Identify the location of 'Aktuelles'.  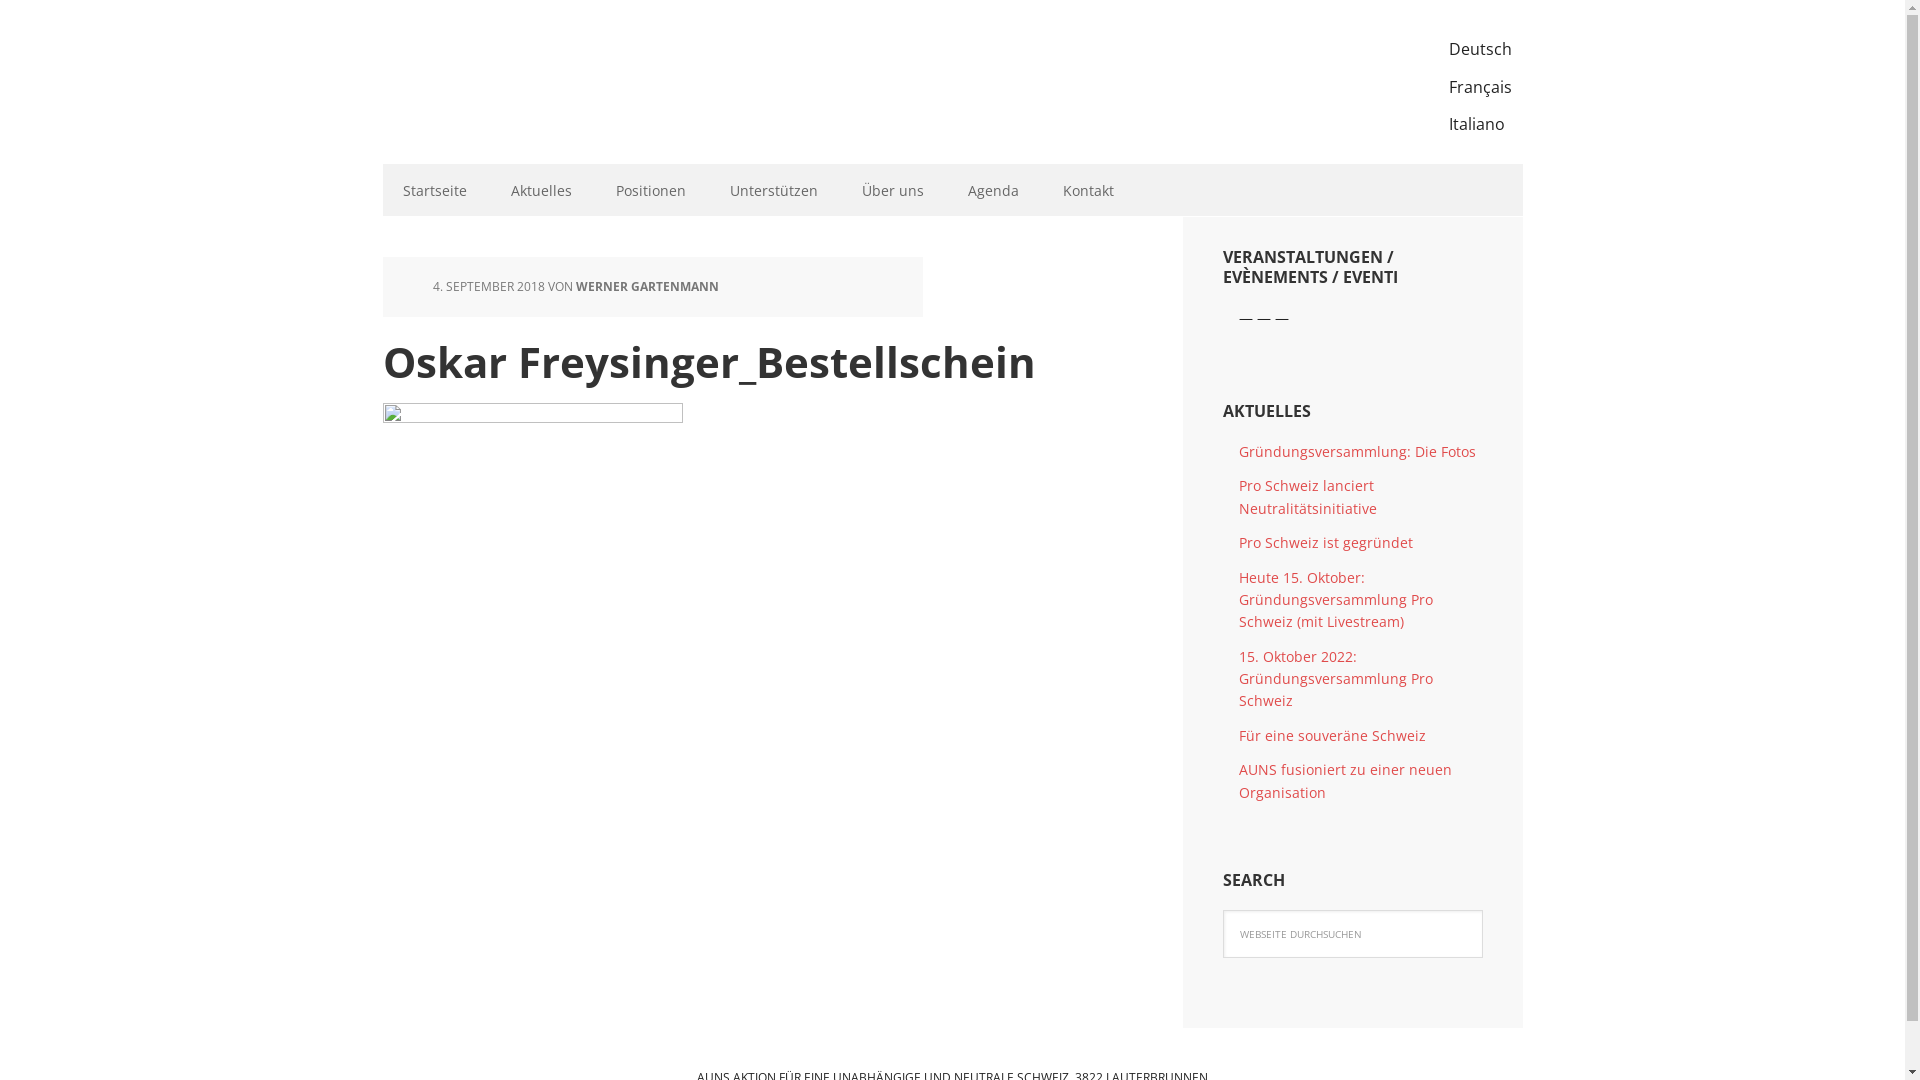
(540, 190).